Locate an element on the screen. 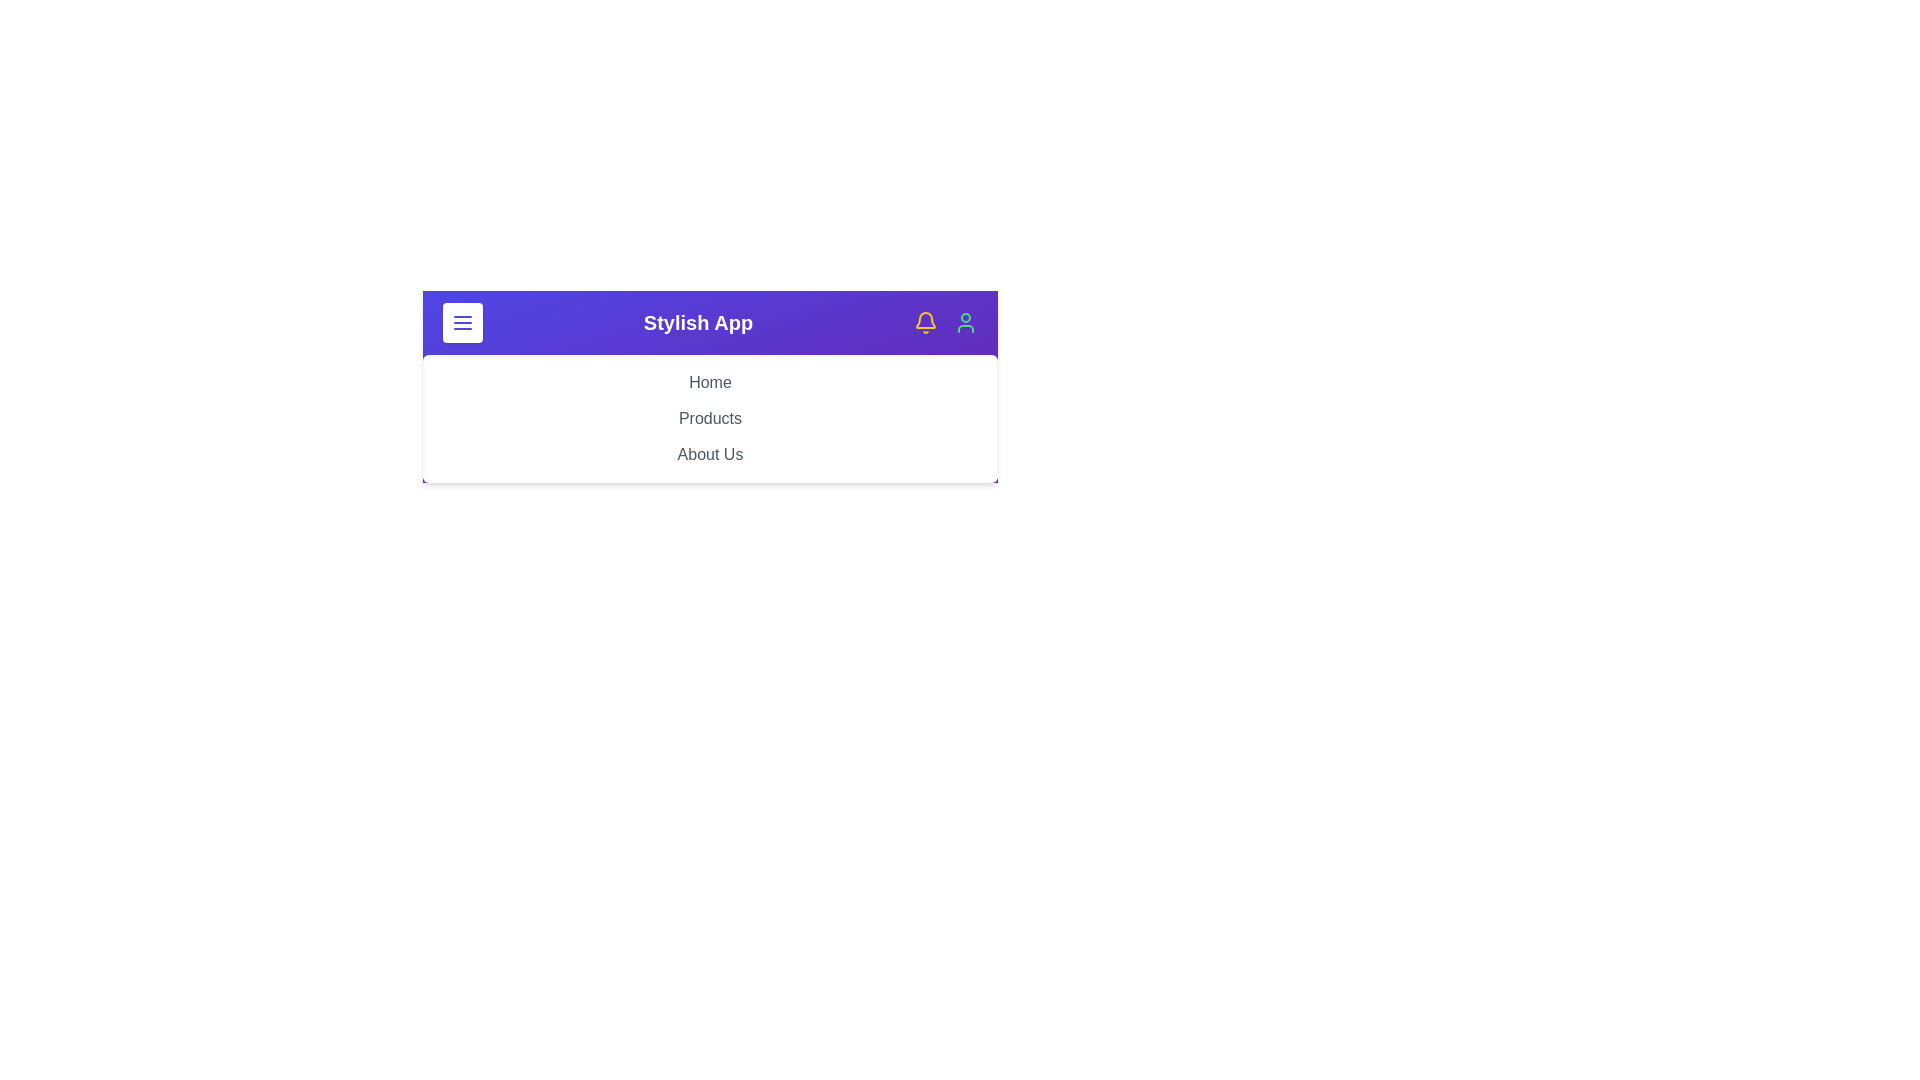 This screenshot has height=1080, width=1920. the menu icon to toggle the menu visibility is located at coordinates (461, 322).